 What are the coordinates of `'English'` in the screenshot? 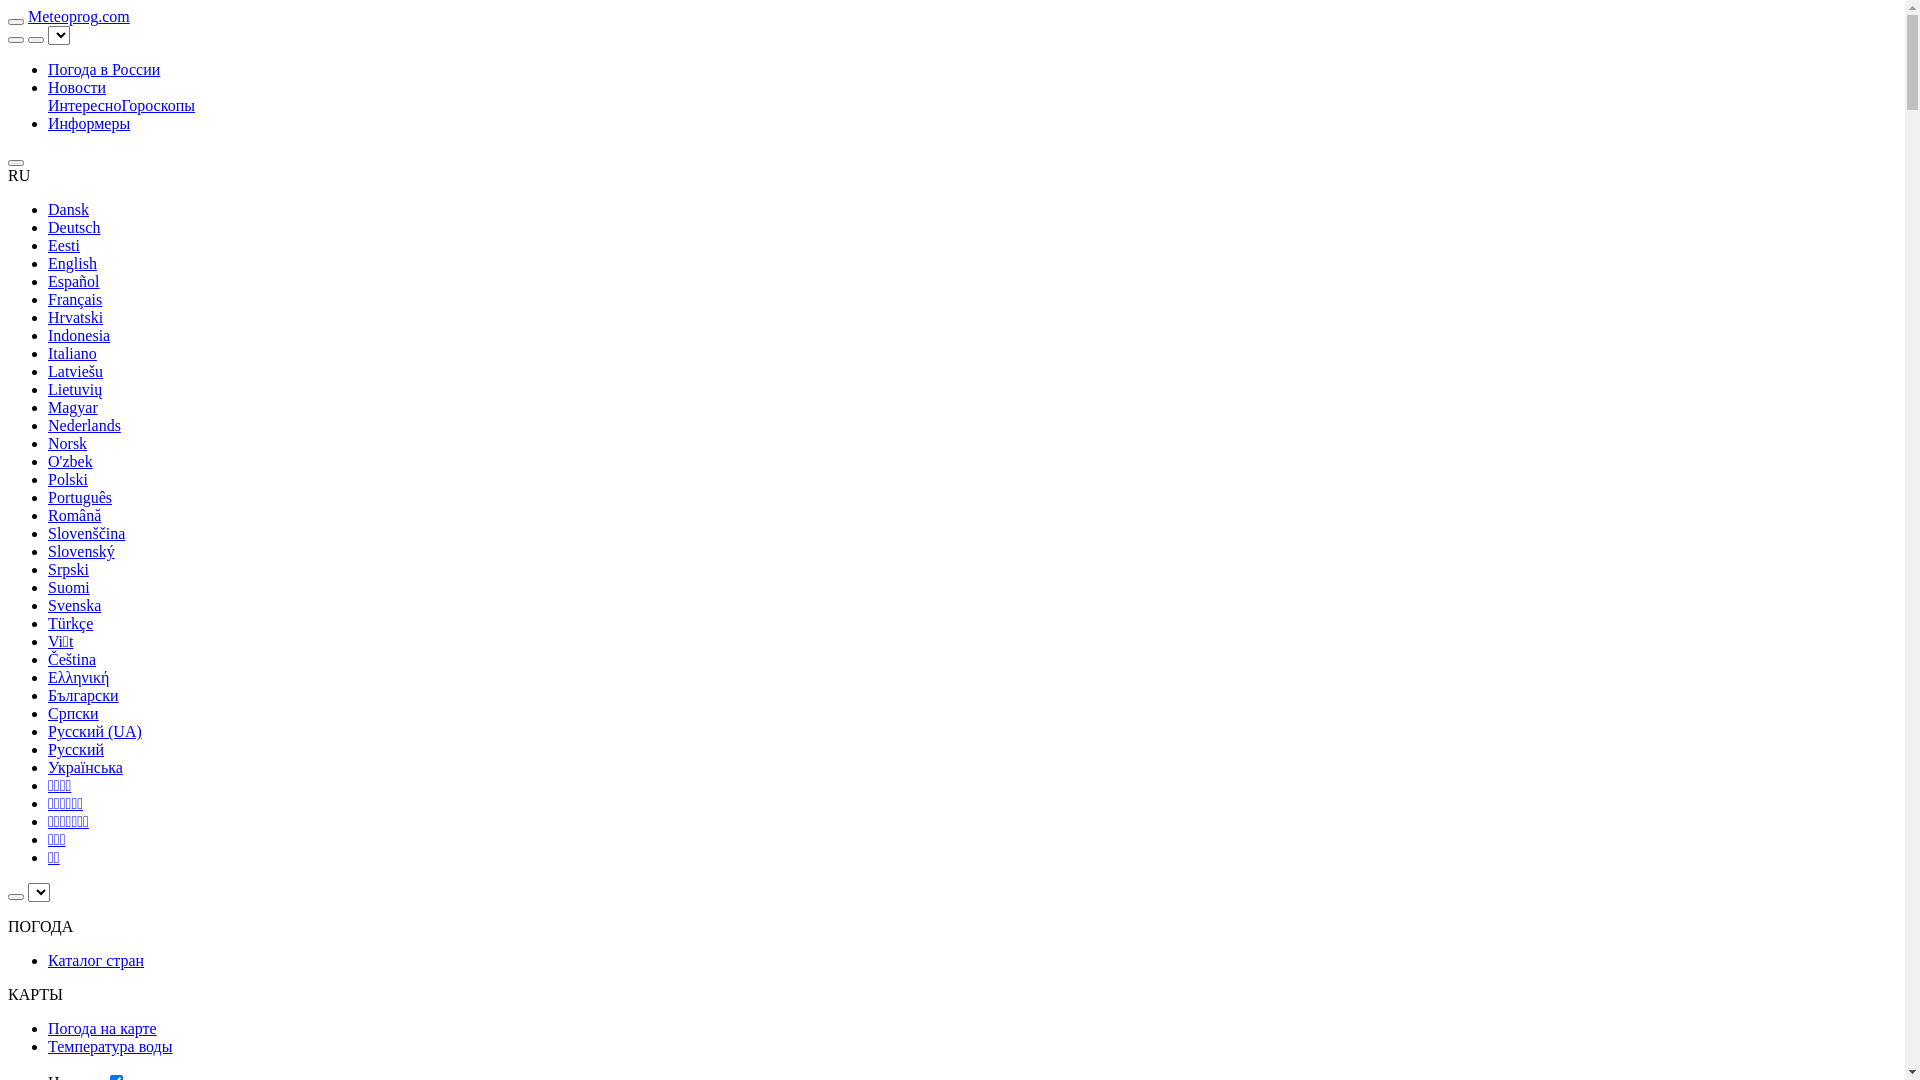 It's located at (72, 262).